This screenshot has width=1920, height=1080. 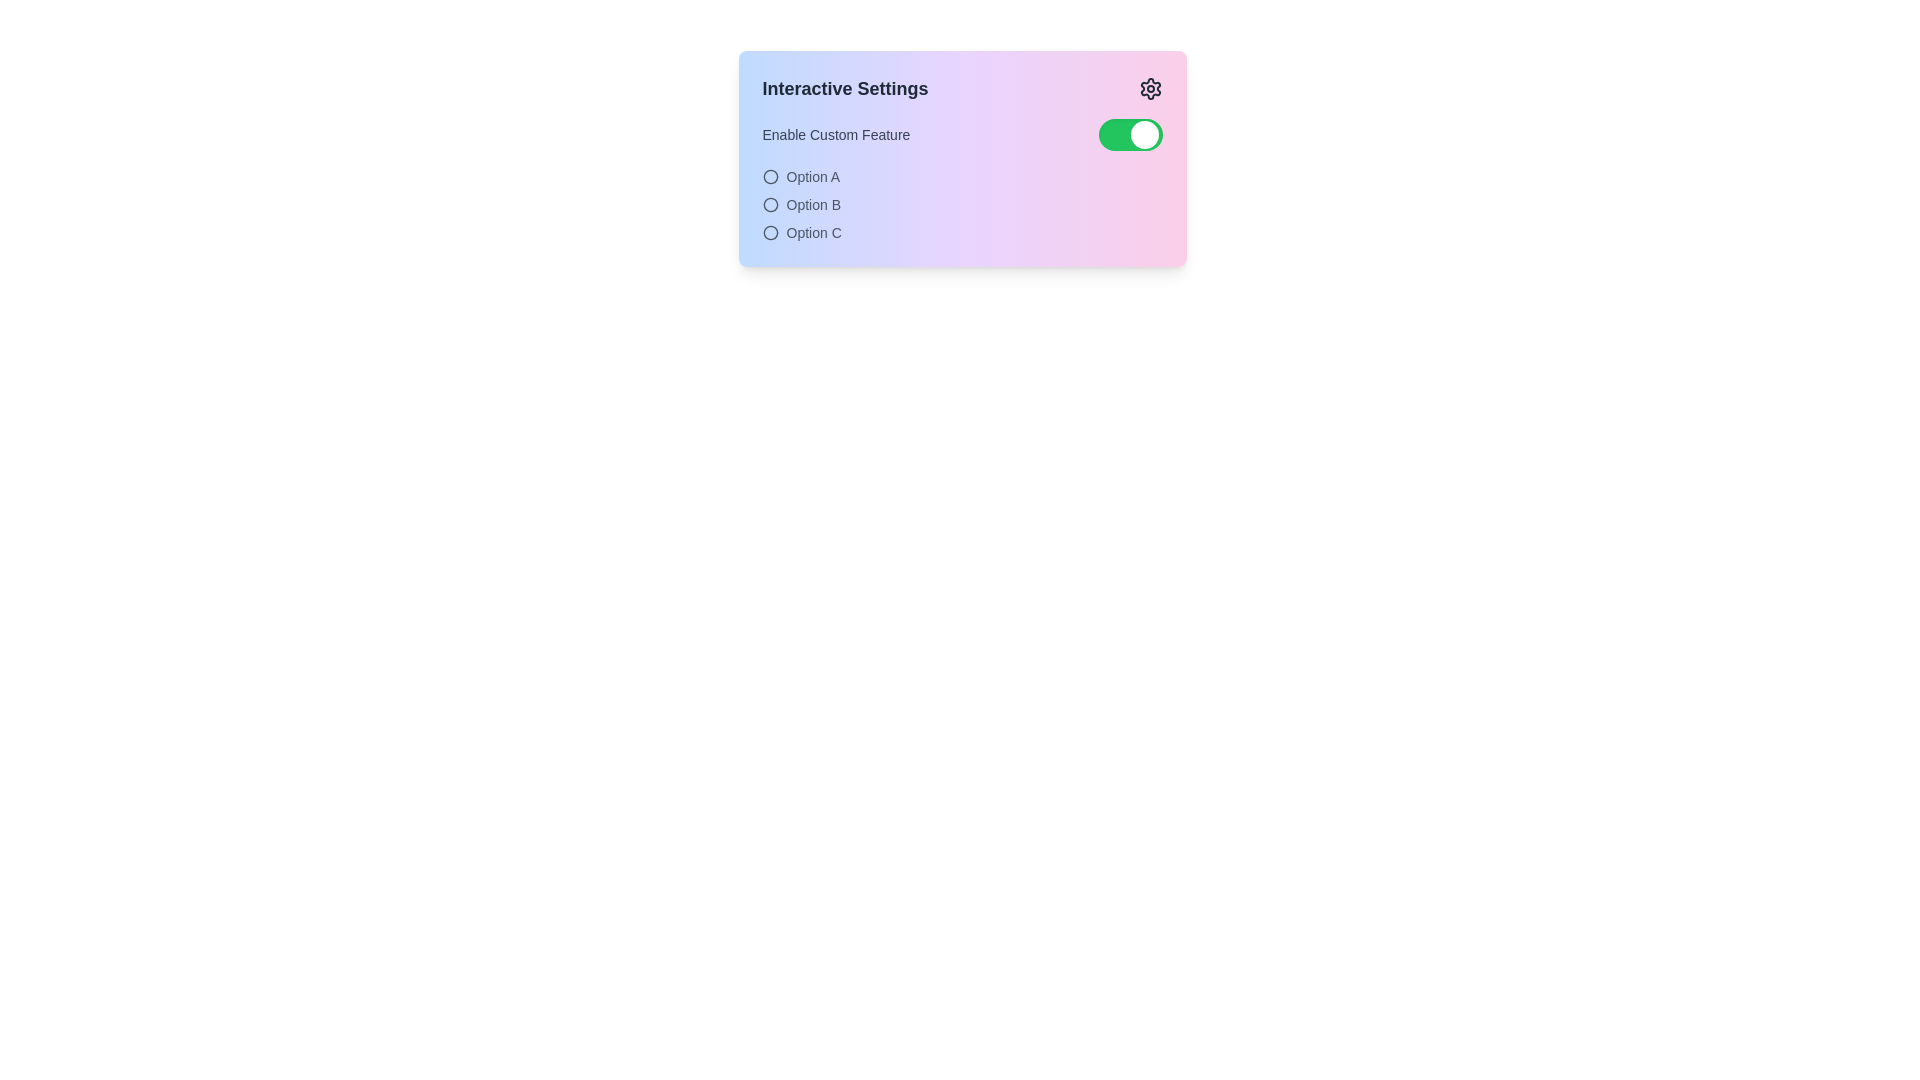 What do you see at coordinates (769, 176) in the screenshot?
I see `the first circular radio button selection indicator adjacent to the label 'Option A'` at bounding box center [769, 176].